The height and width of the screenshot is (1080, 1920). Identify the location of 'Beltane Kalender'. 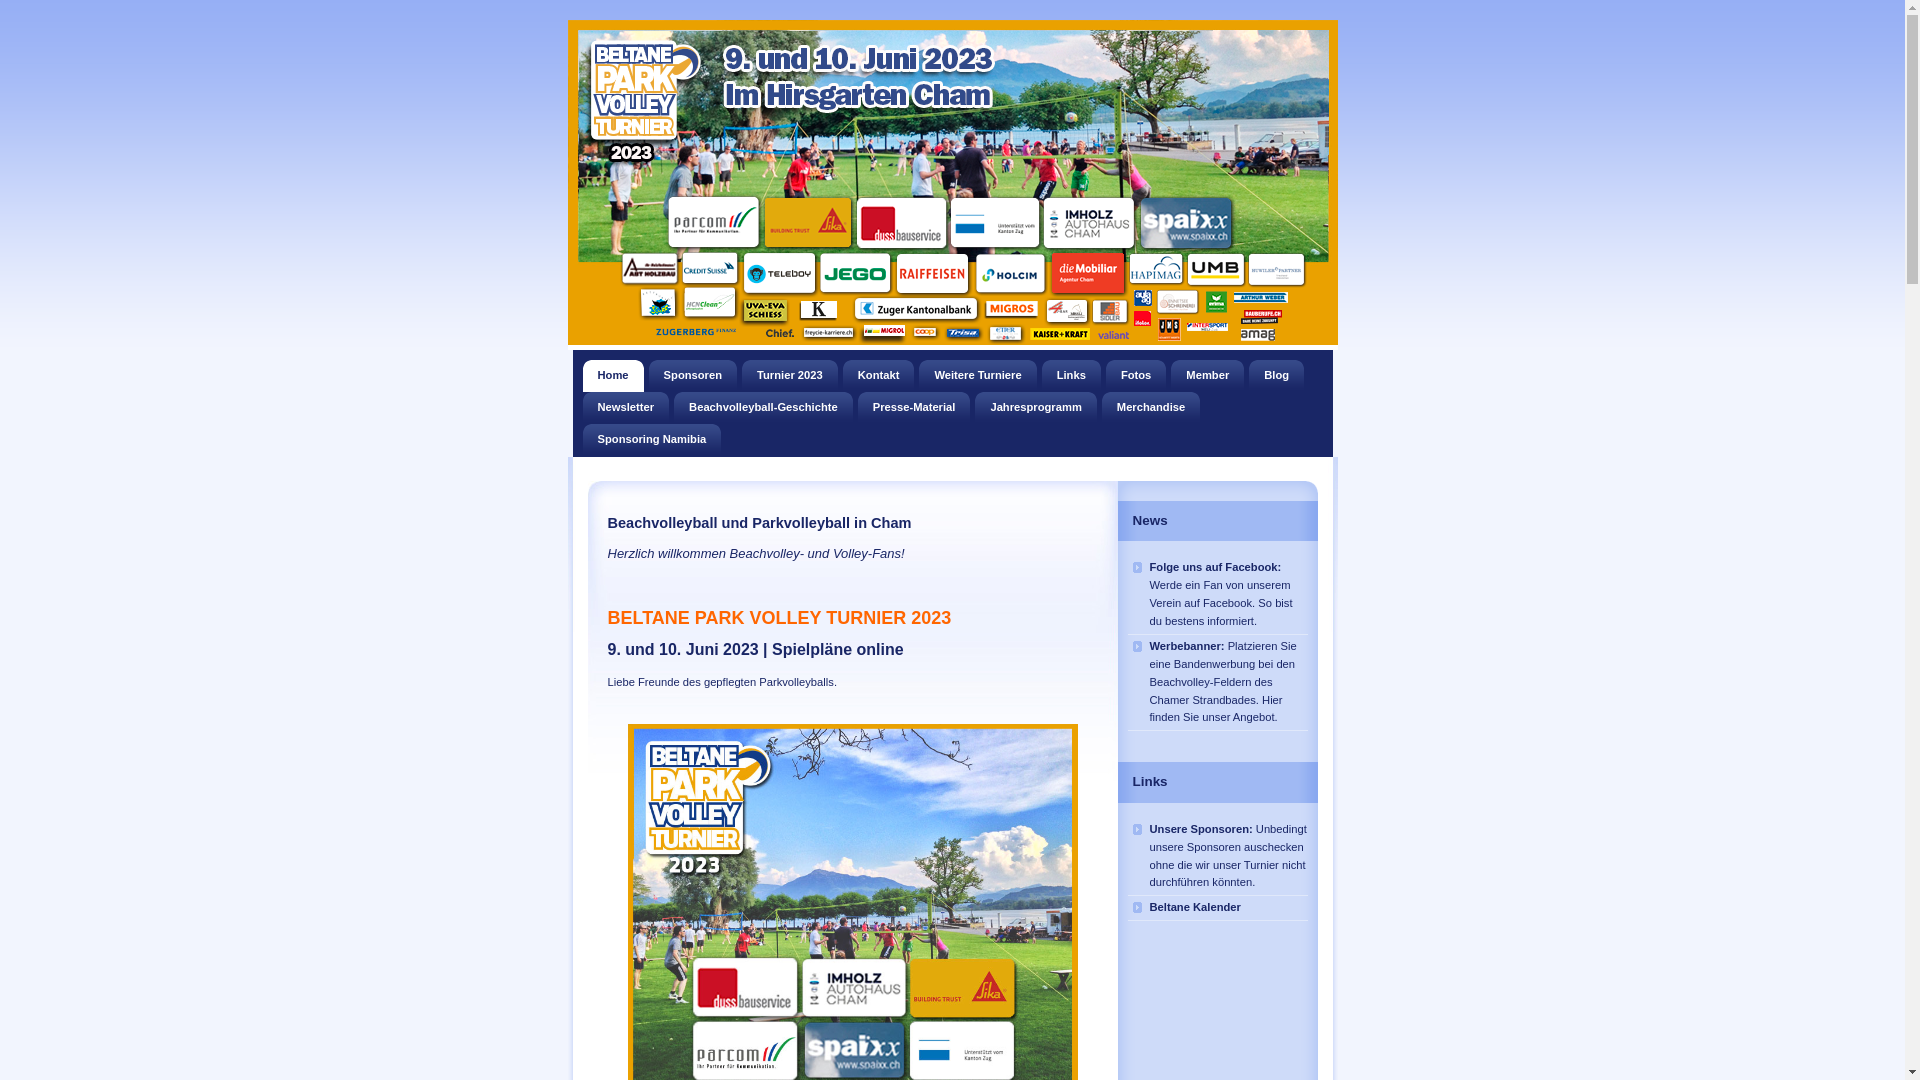
(1217, 907).